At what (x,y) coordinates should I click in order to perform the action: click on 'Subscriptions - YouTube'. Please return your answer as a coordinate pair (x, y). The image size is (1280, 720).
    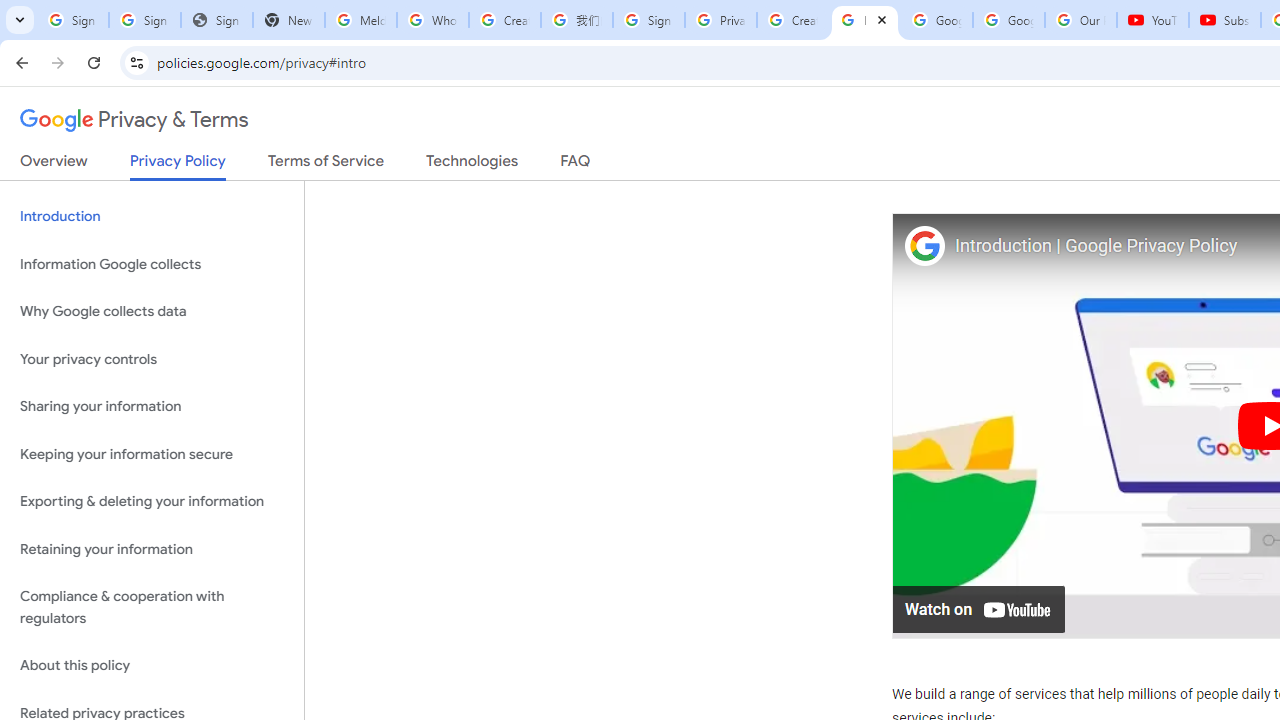
    Looking at the image, I should click on (1223, 20).